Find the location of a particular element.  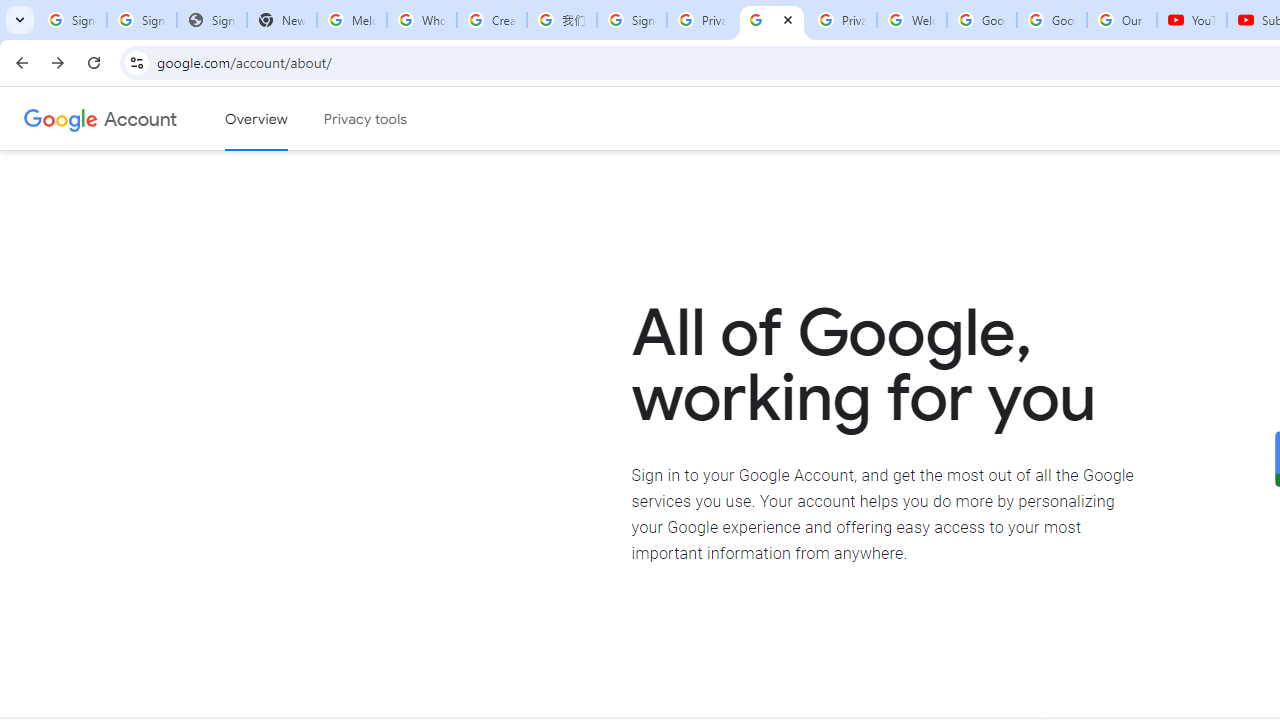

'New Tab' is located at coordinates (281, 20).